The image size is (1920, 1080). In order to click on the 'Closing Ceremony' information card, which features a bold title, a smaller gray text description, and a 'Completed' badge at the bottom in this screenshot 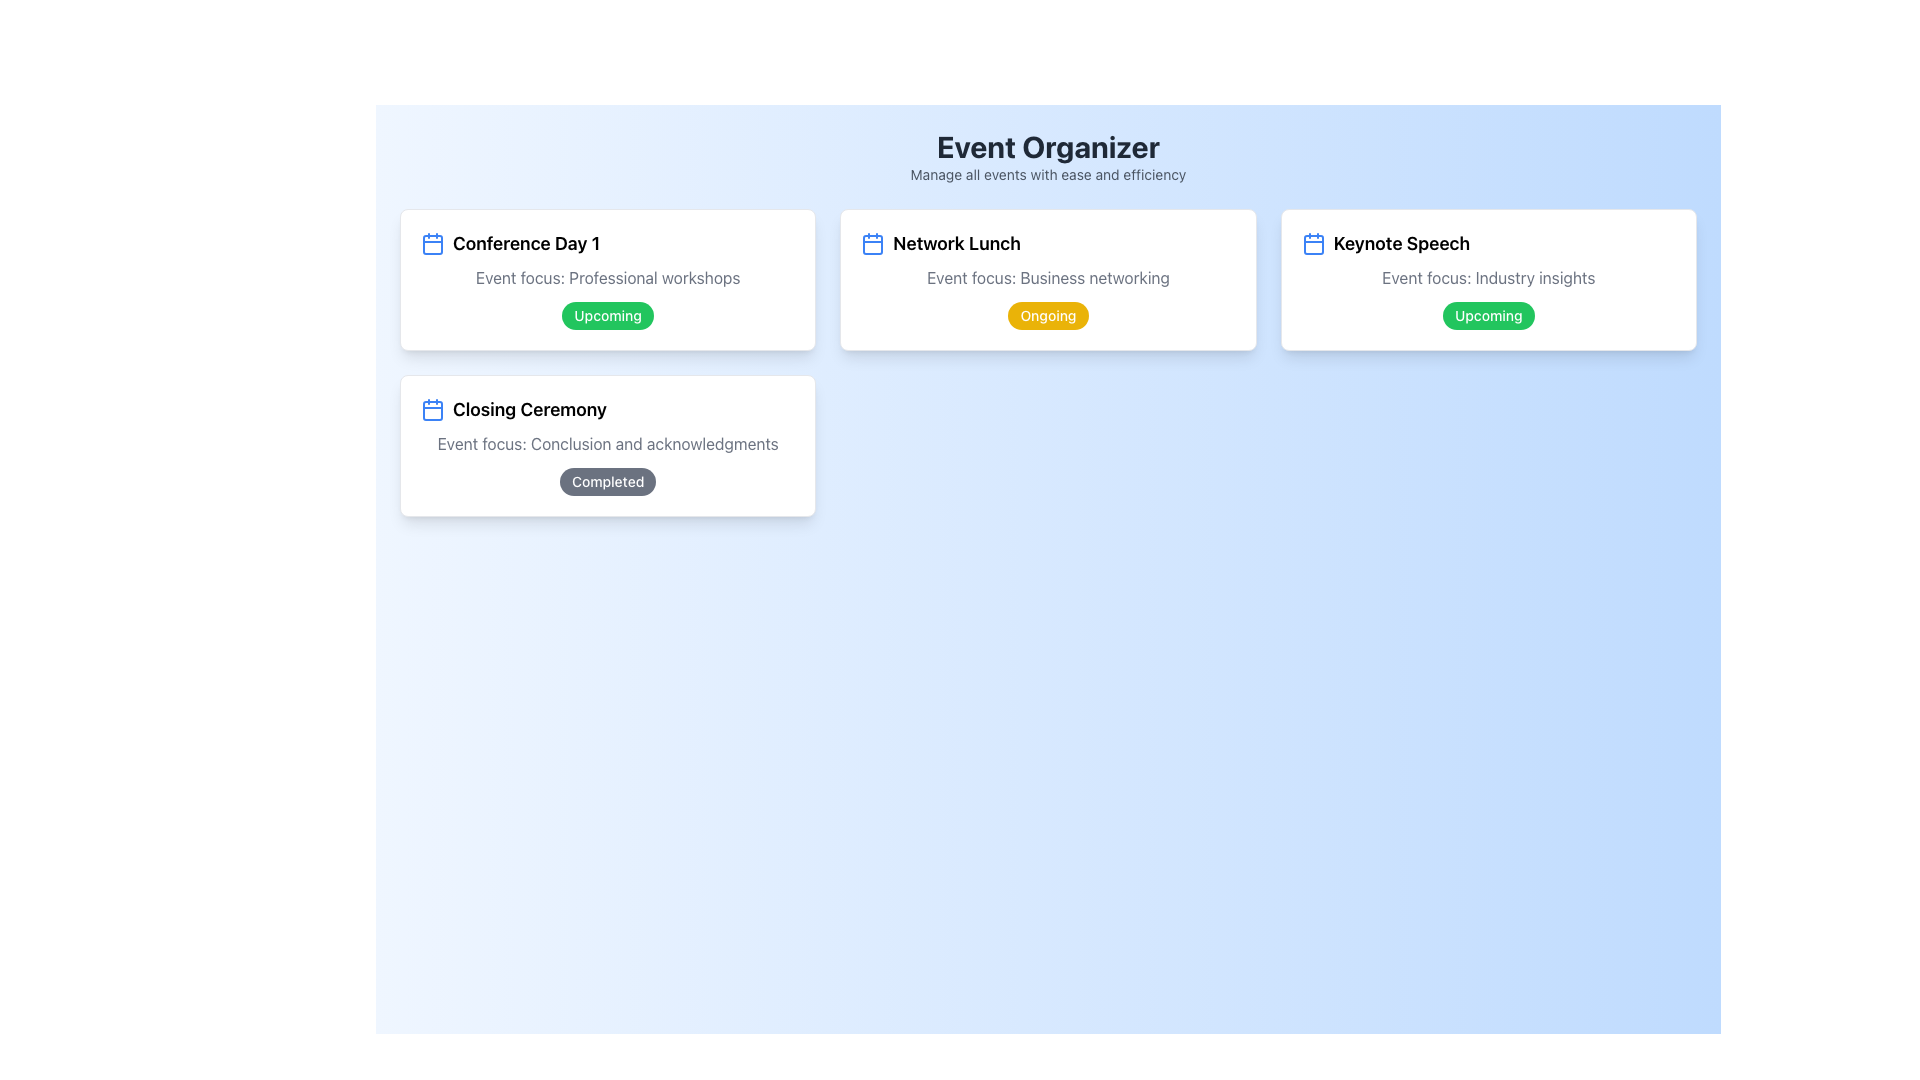, I will do `click(607, 445)`.